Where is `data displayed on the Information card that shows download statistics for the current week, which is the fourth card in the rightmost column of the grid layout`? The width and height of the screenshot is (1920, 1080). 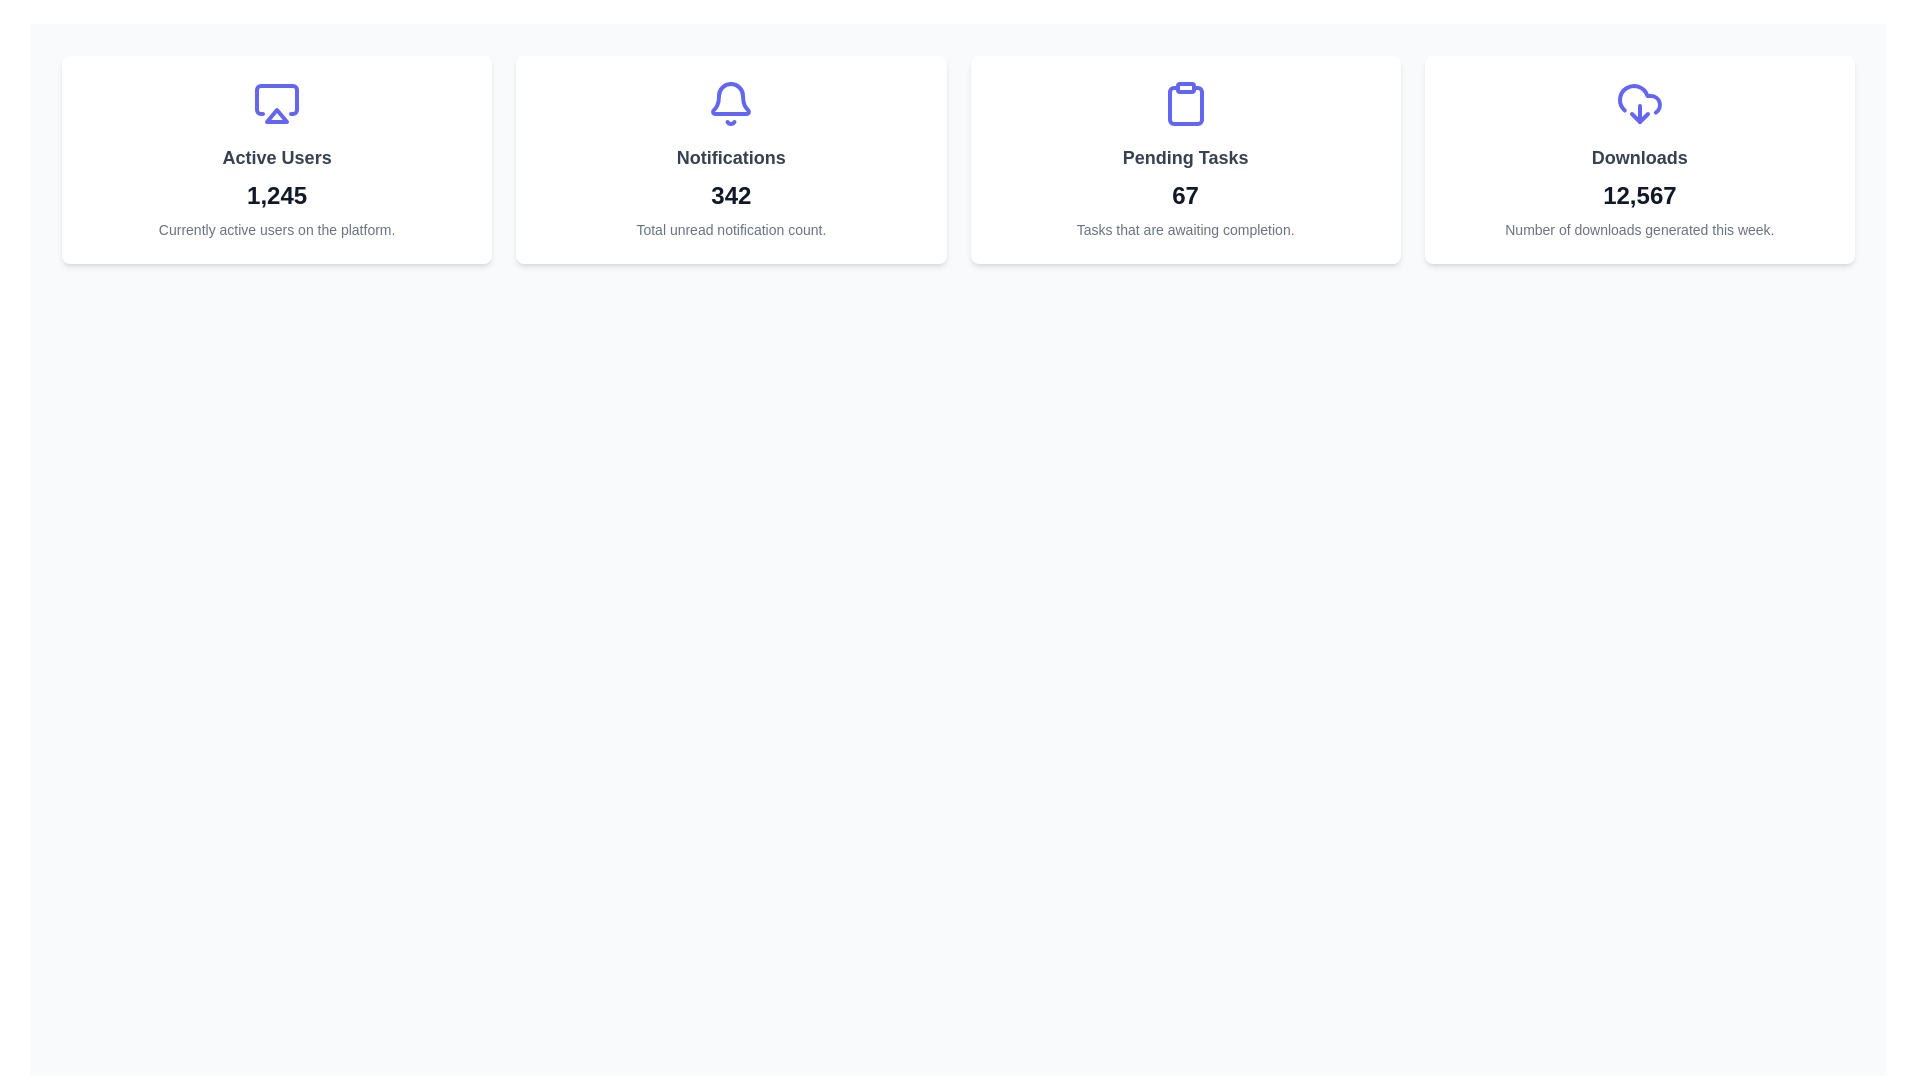 data displayed on the Information card that shows download statistics for the current week, which is the fourth card in the rightmost column of the grid layout is located at coordinates (1639, 158).